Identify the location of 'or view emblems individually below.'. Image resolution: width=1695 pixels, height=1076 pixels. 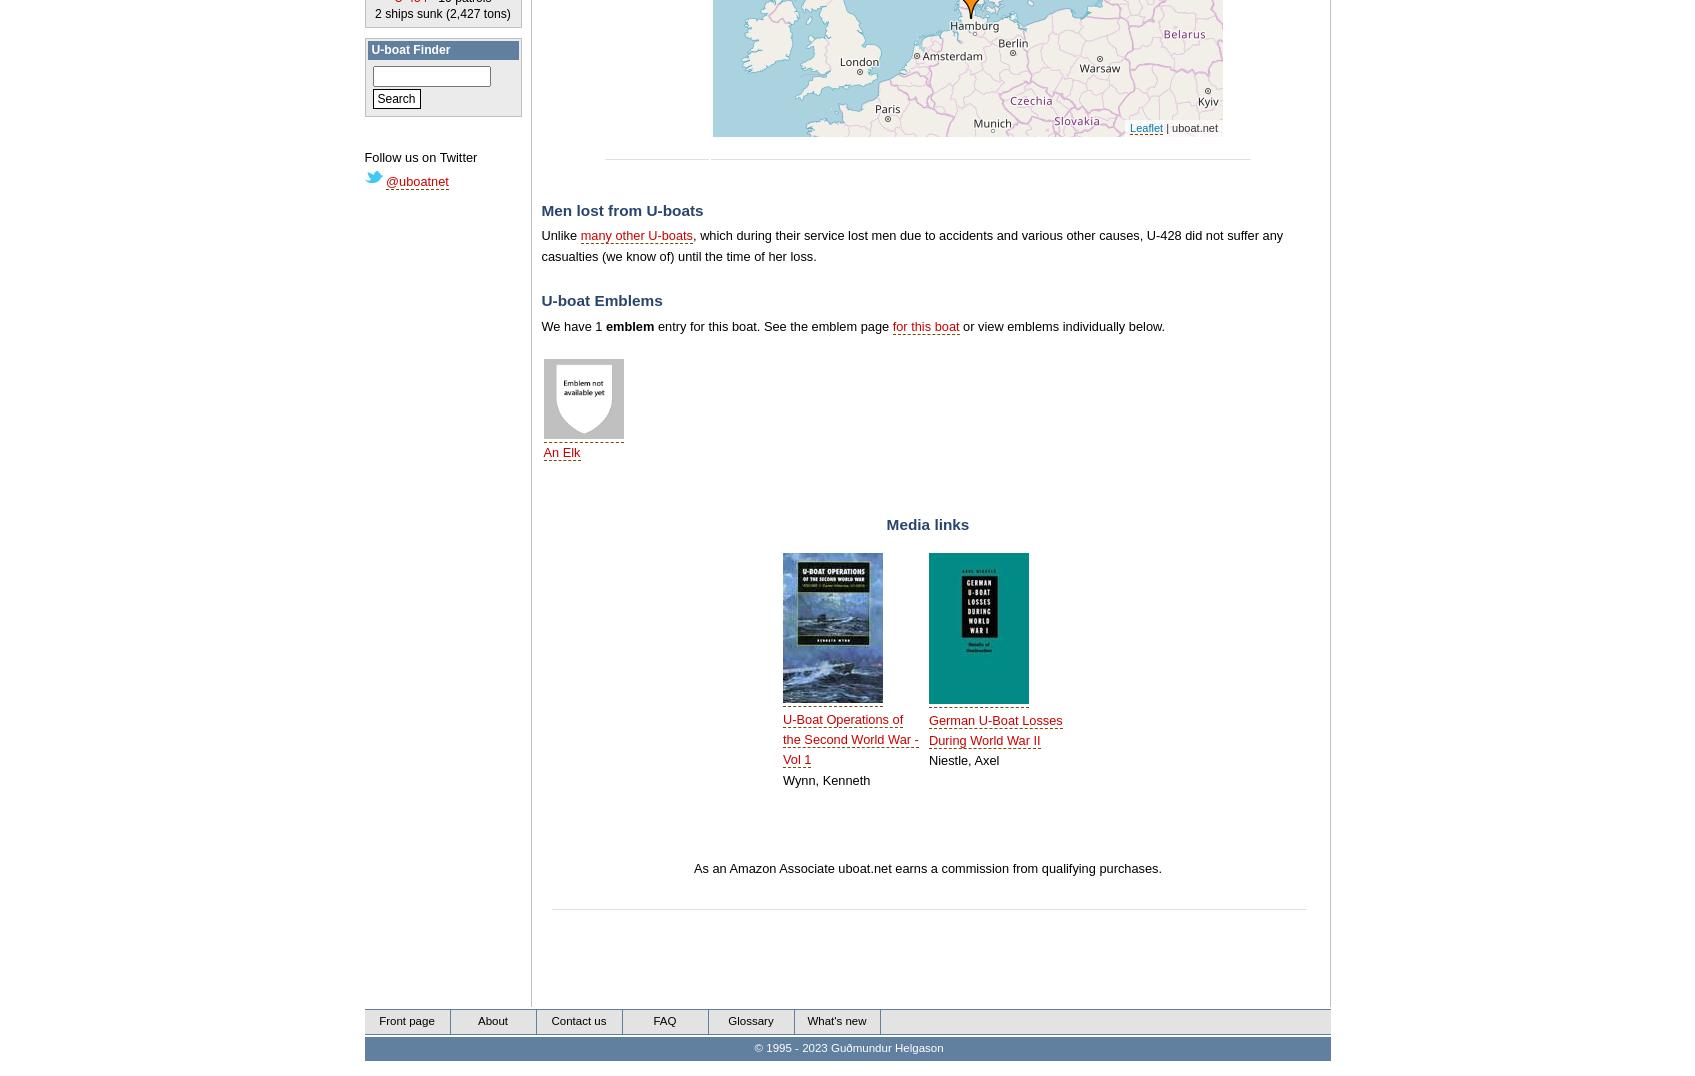
(959, 325).